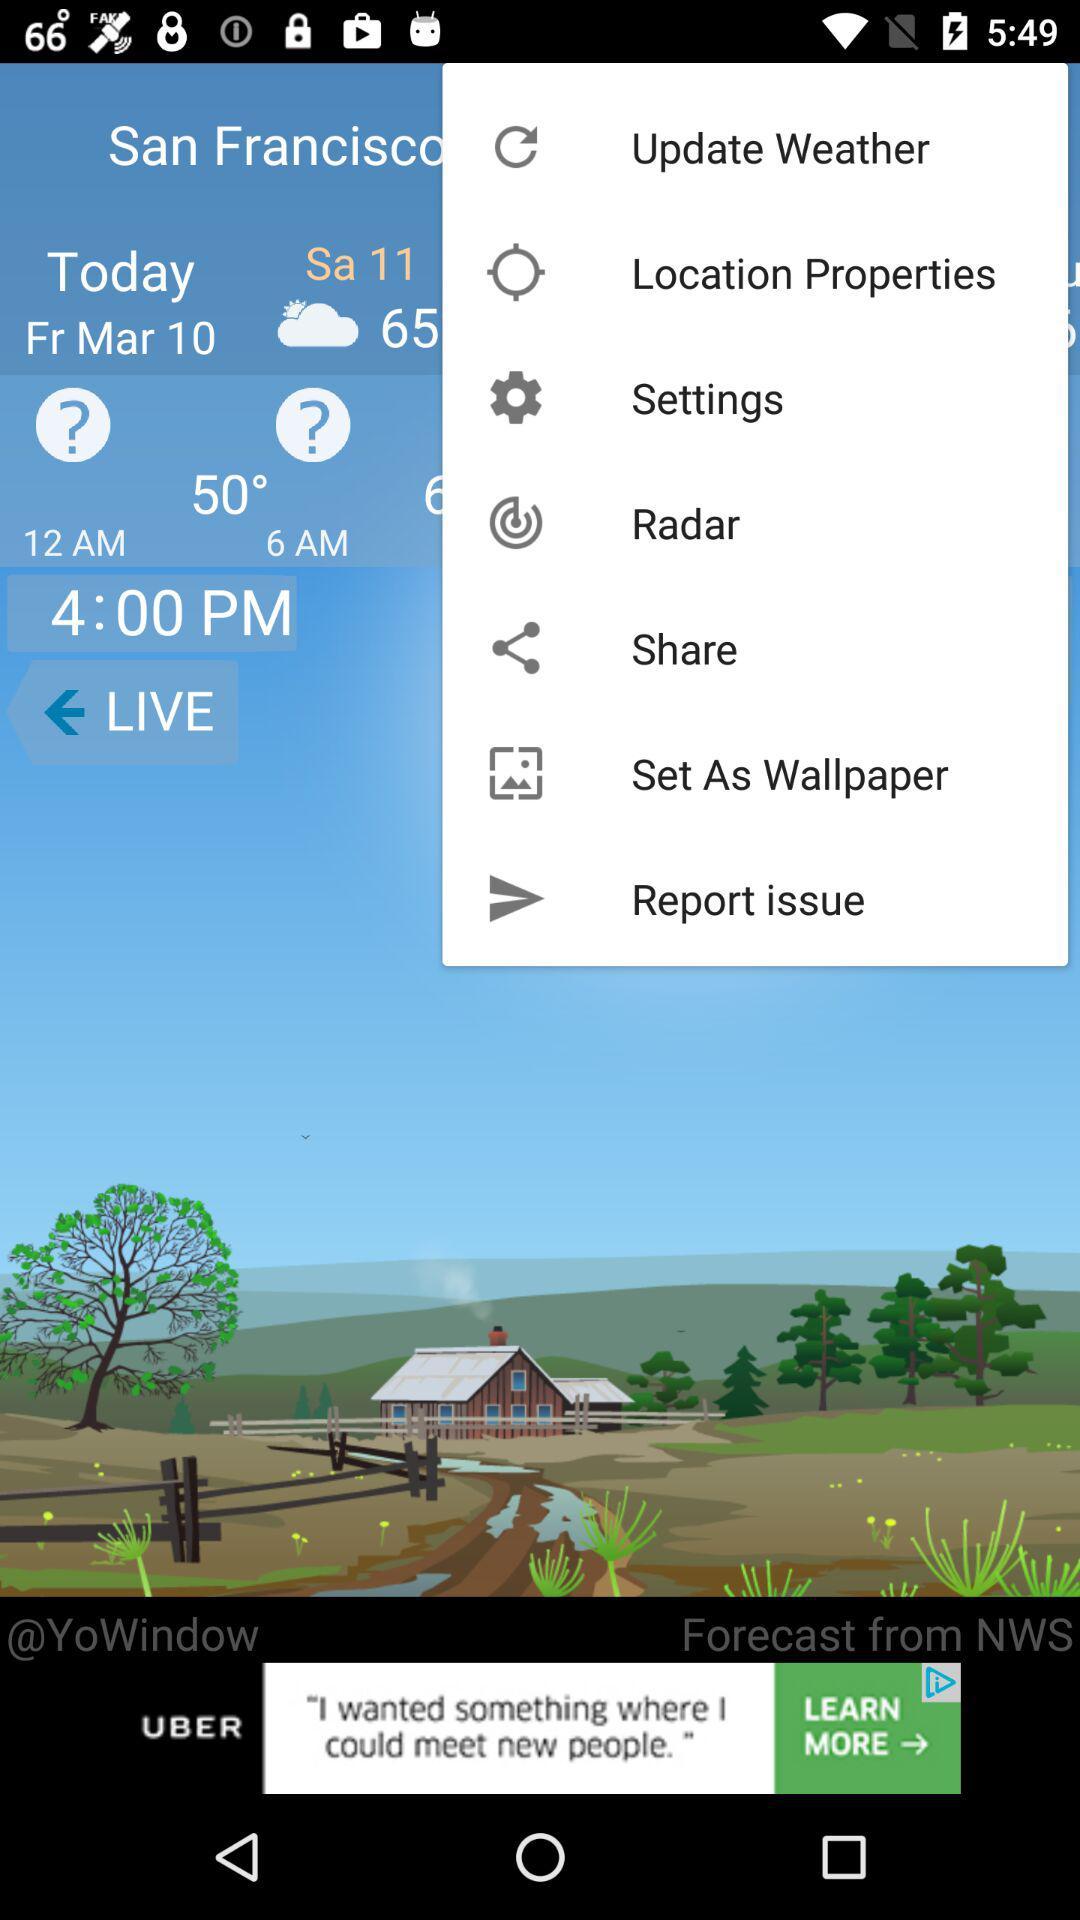 This screenshot has width=1080, height=1920. What do you see at coordinates (683, 648) in the screenshot?
I see `the icon above set as wallpaper` at bounding box center [683, 648].